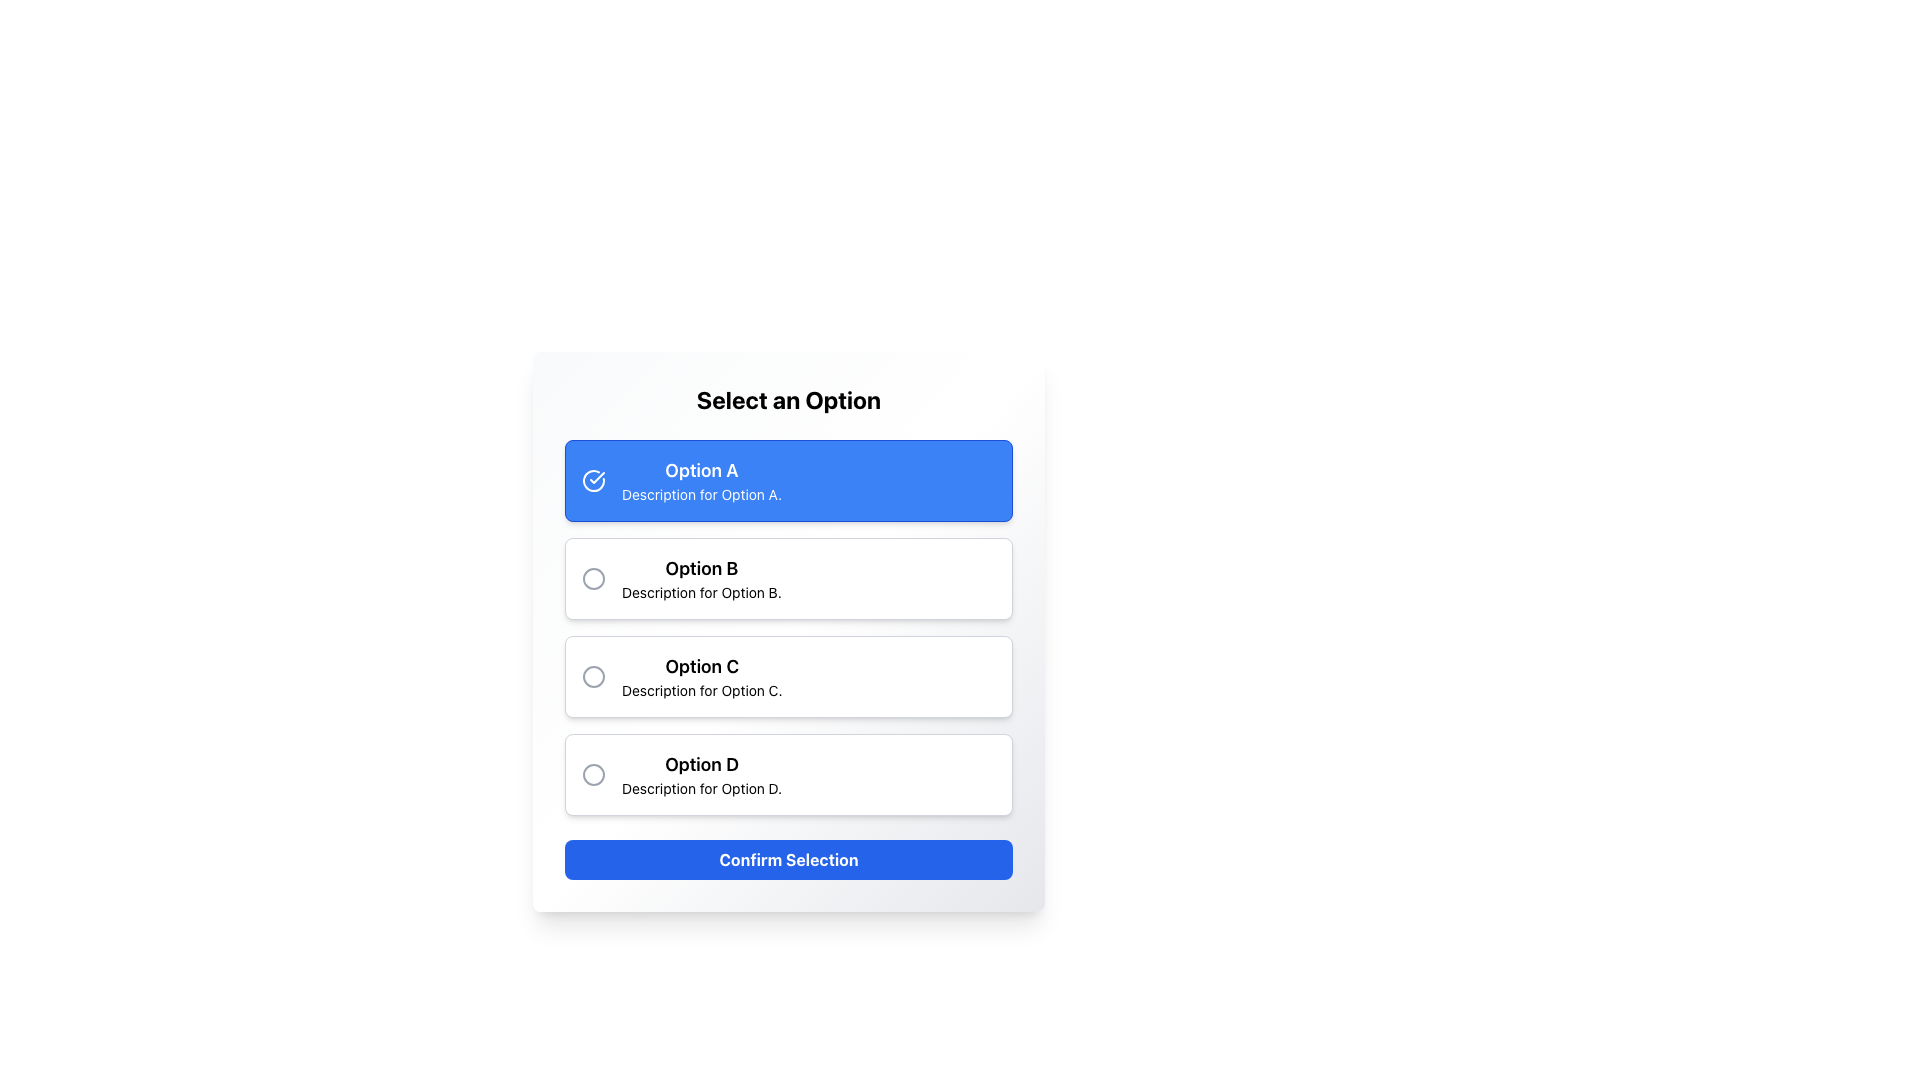 The width and height of the screenshot is (1920, 1080). I want to click on the fourth selectable radio button option in the vertical list to observe any highlighting or hover effect, so click(787, 774).